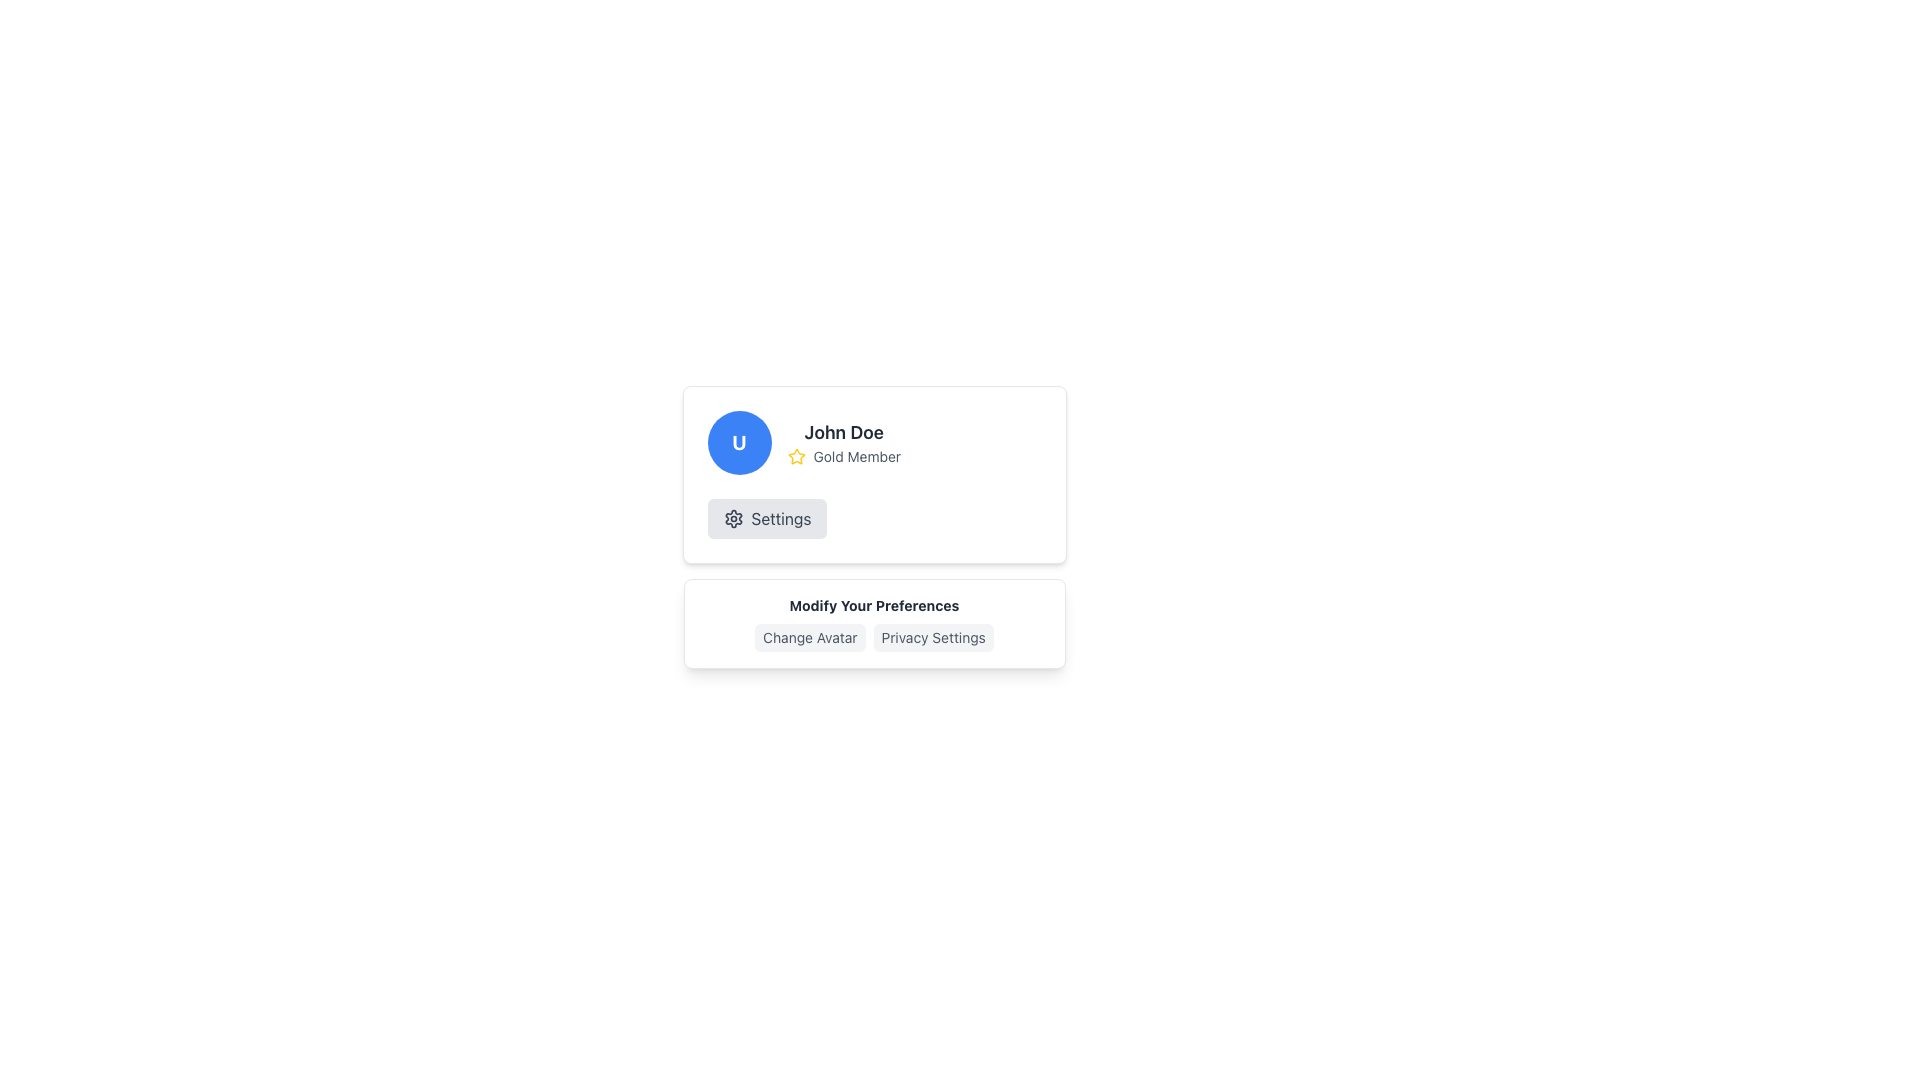 The height and width of the screenshot is (1080, 1920). Describe the element at coordinates (874, 604) in the screenshot. I see `the text label that displays 'Modify Your Preferences', which is styled in bold and small font size, positioned above the buttons 'Change Avatar' and 'Privacy Settings'` at that location.